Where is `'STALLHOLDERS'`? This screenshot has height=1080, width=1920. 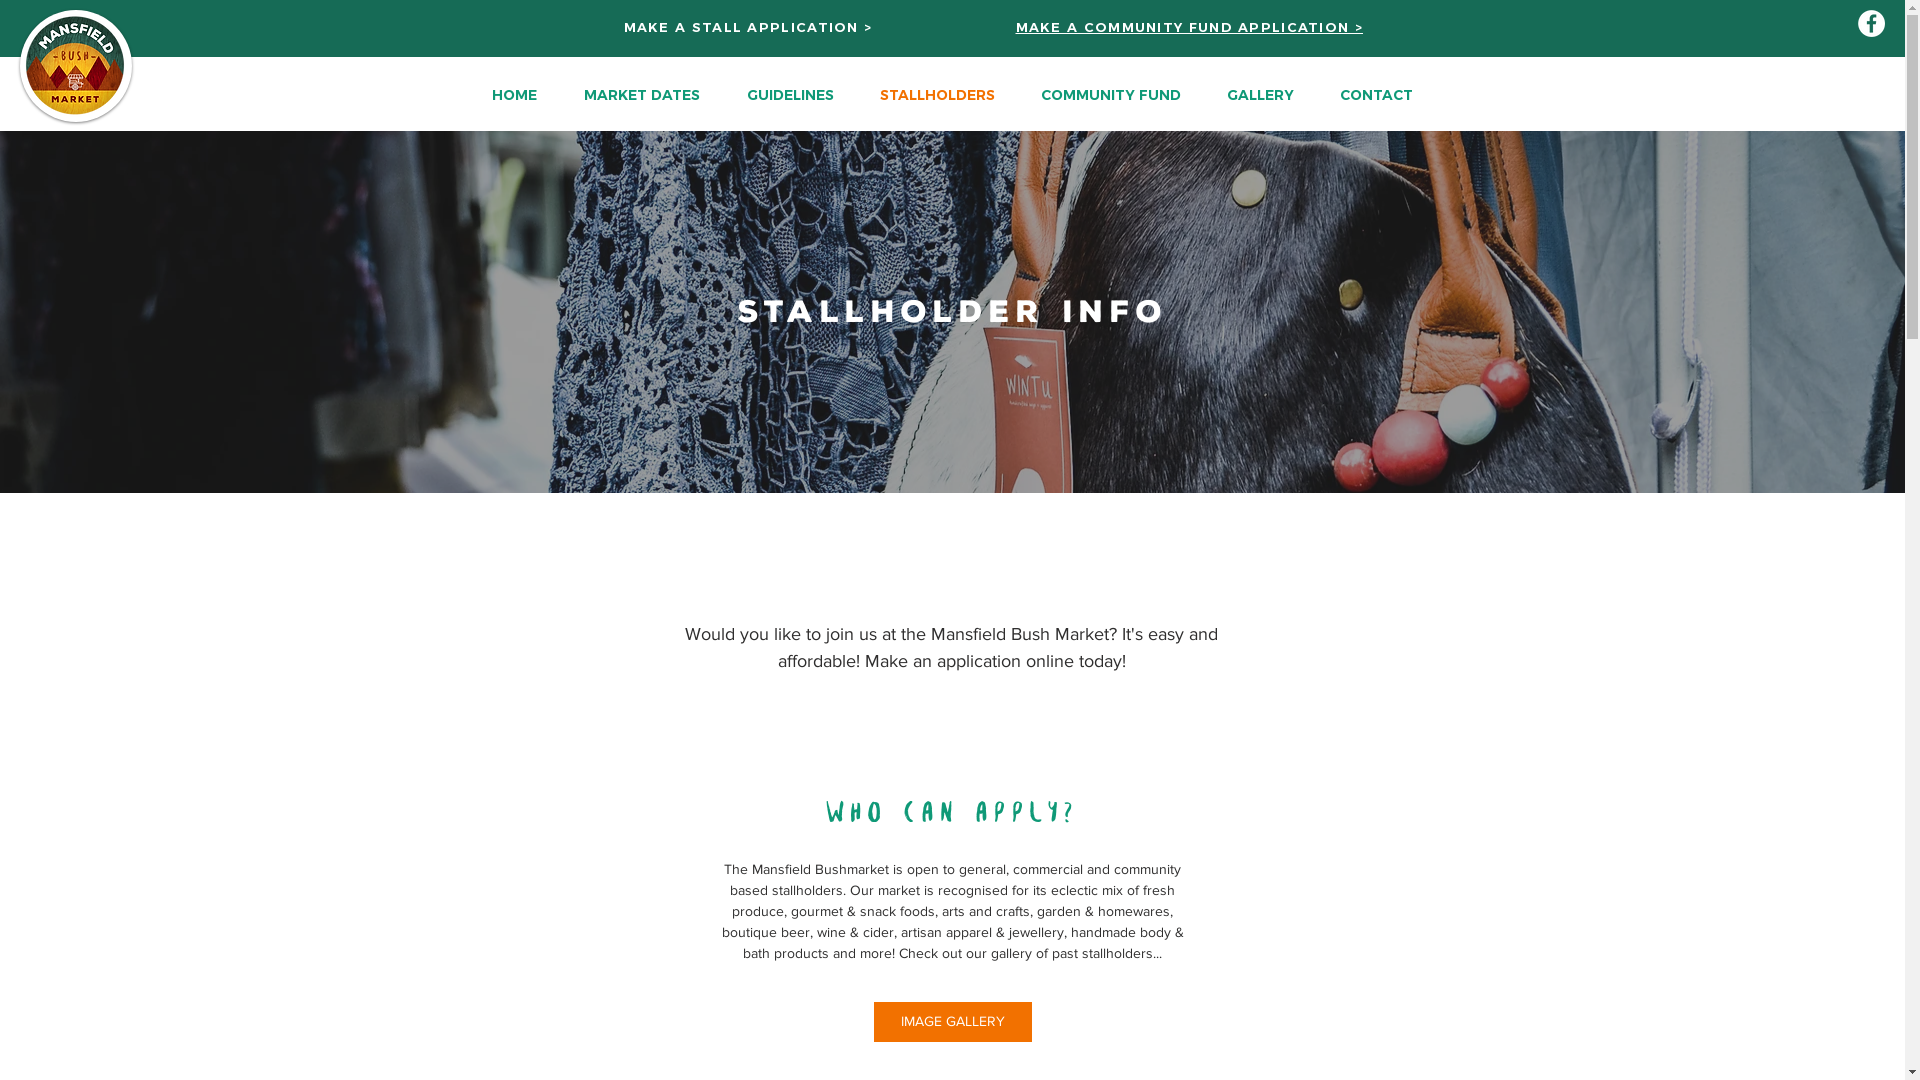
'STALLHOLDERS' is located at coordinates (855, 94).